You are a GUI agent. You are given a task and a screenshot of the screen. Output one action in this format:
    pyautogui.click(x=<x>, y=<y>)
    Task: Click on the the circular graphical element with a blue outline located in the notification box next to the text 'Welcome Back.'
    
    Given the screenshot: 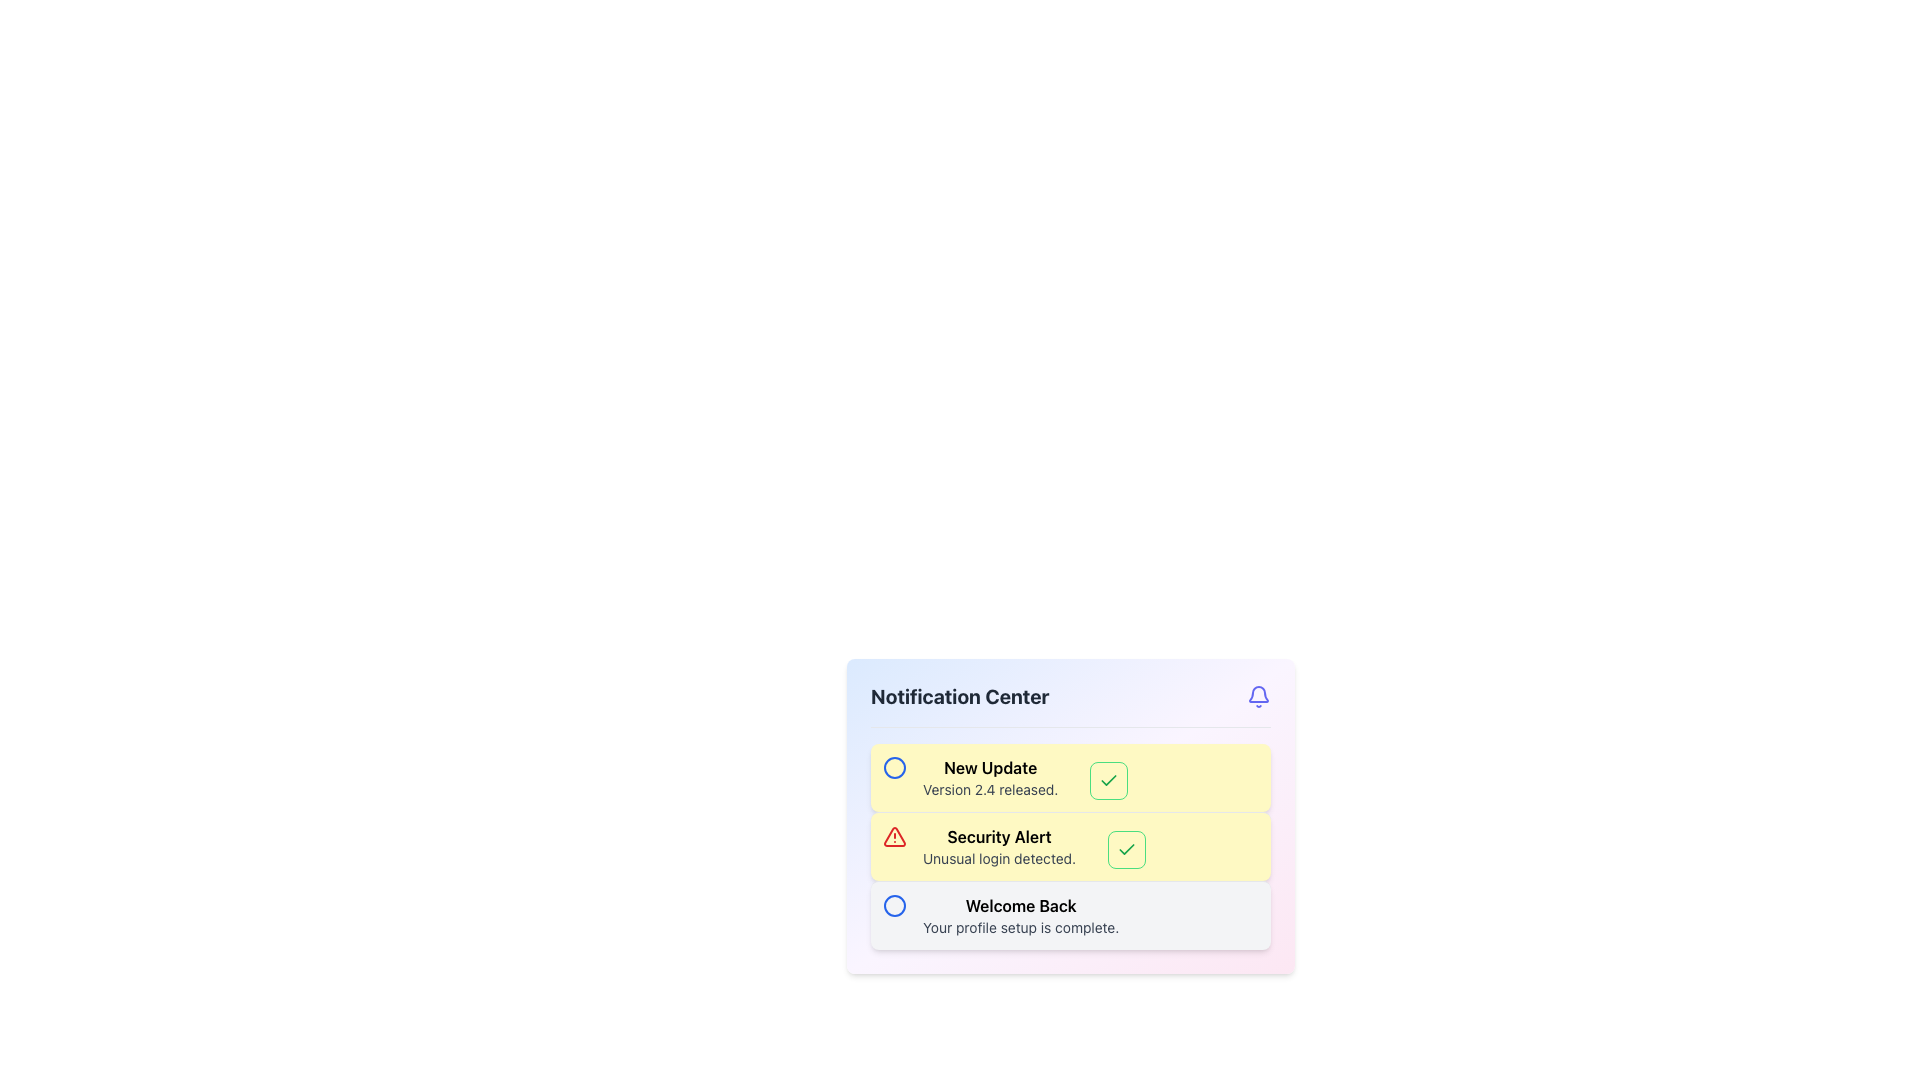 What is the action you would take?
    pyautogui.click(x=893, y=906)
    